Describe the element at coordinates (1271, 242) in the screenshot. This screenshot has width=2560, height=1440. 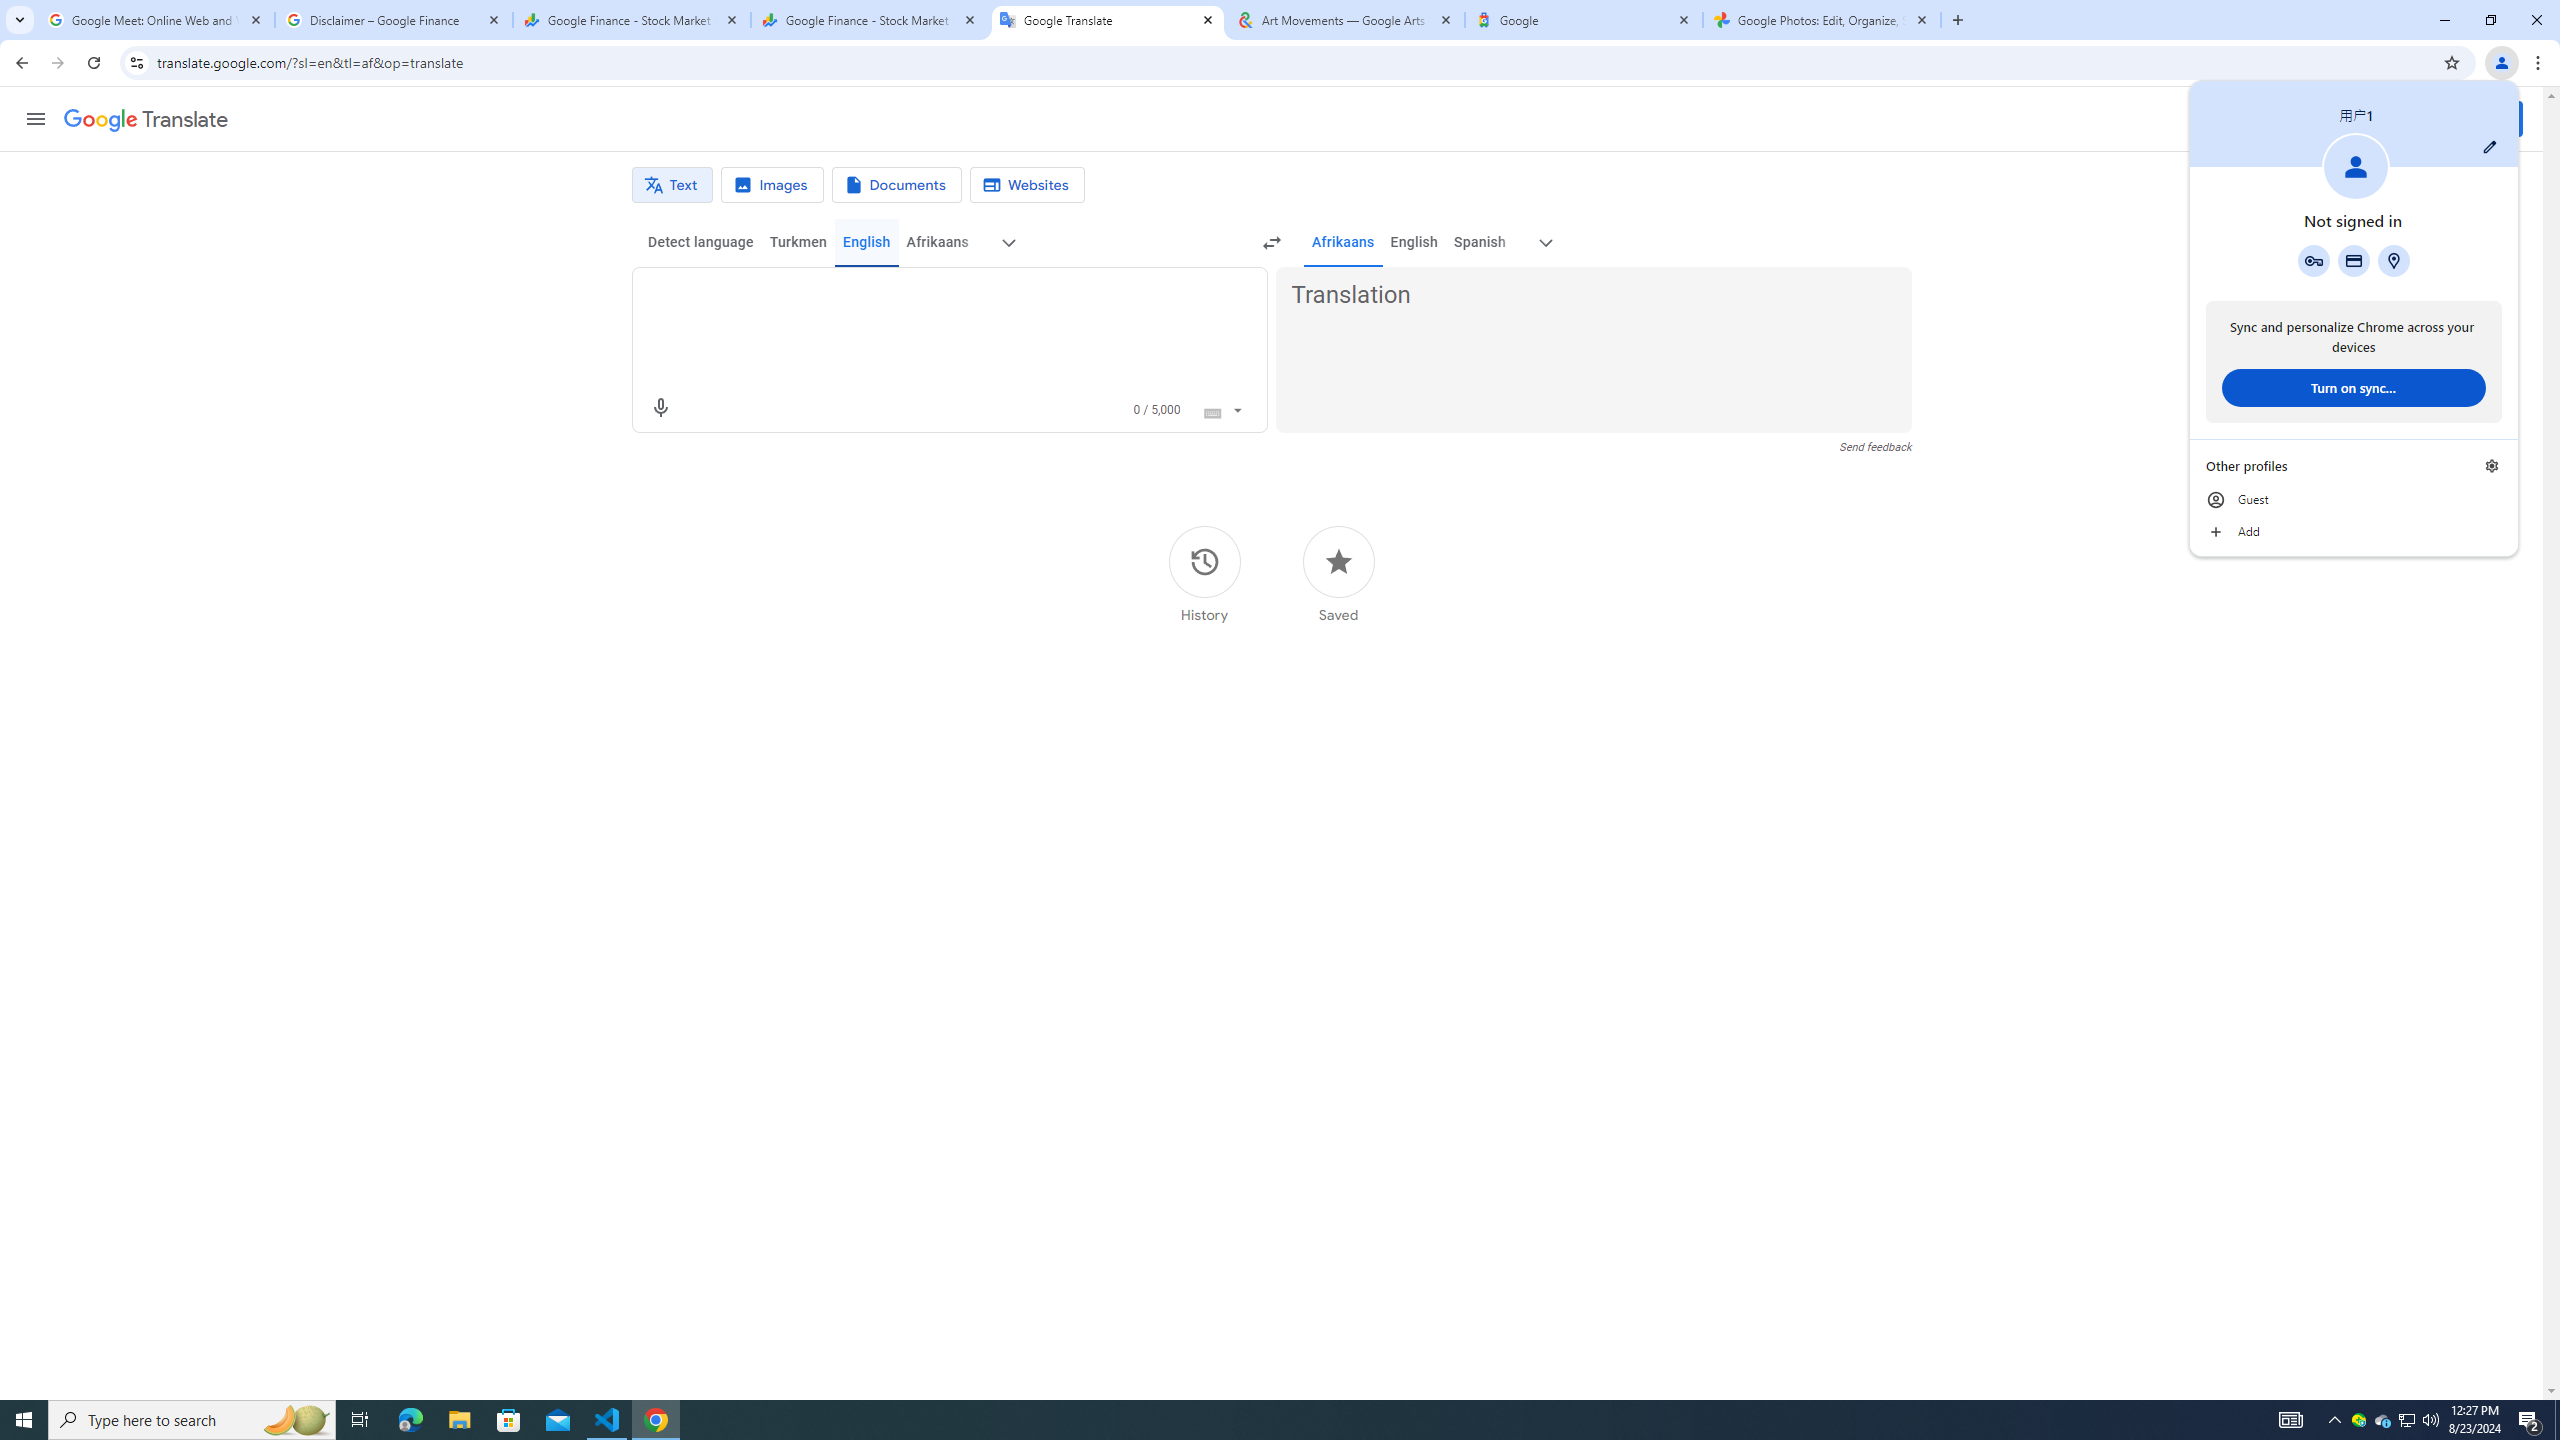
I see `'Swap languages (Ctrl+Shift+S)'` at that location.